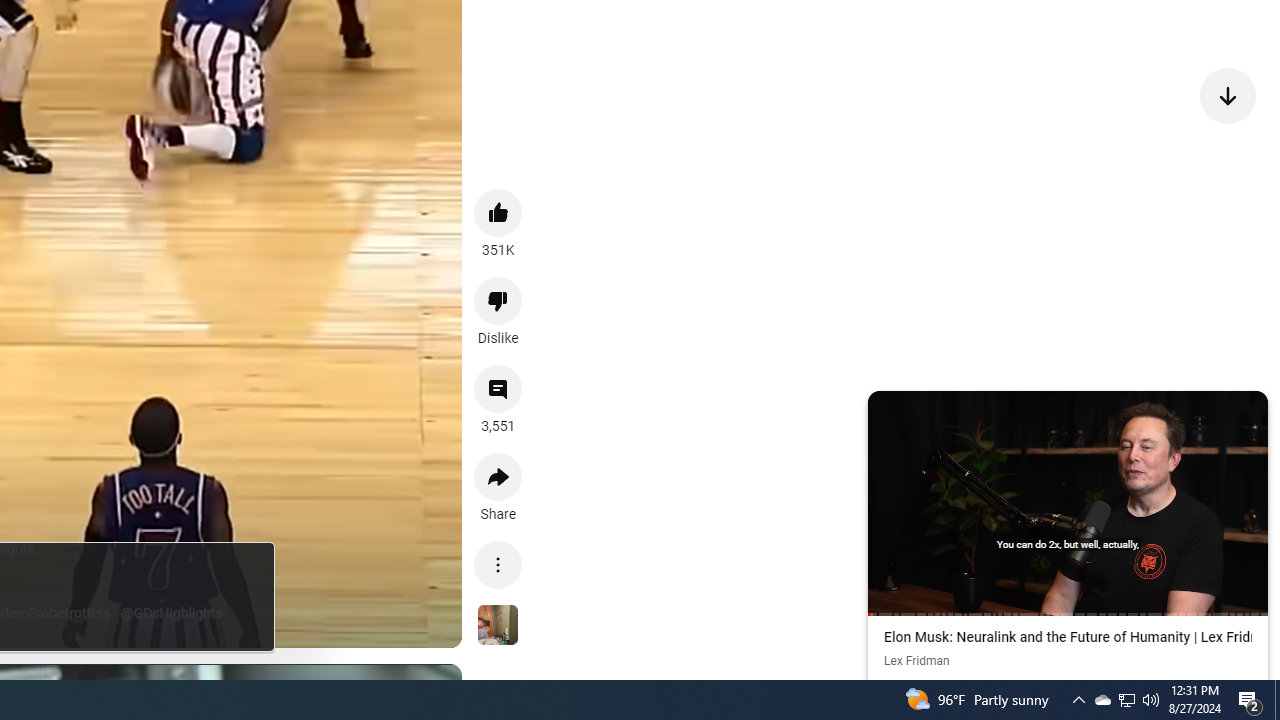 Image resolution: width=1280 pixels, height=720 pixels. What do you see at coordinates (498, 212) in the screenshot?
I see `'like this video along with 351K other people'` at bounding box center [498, 212].